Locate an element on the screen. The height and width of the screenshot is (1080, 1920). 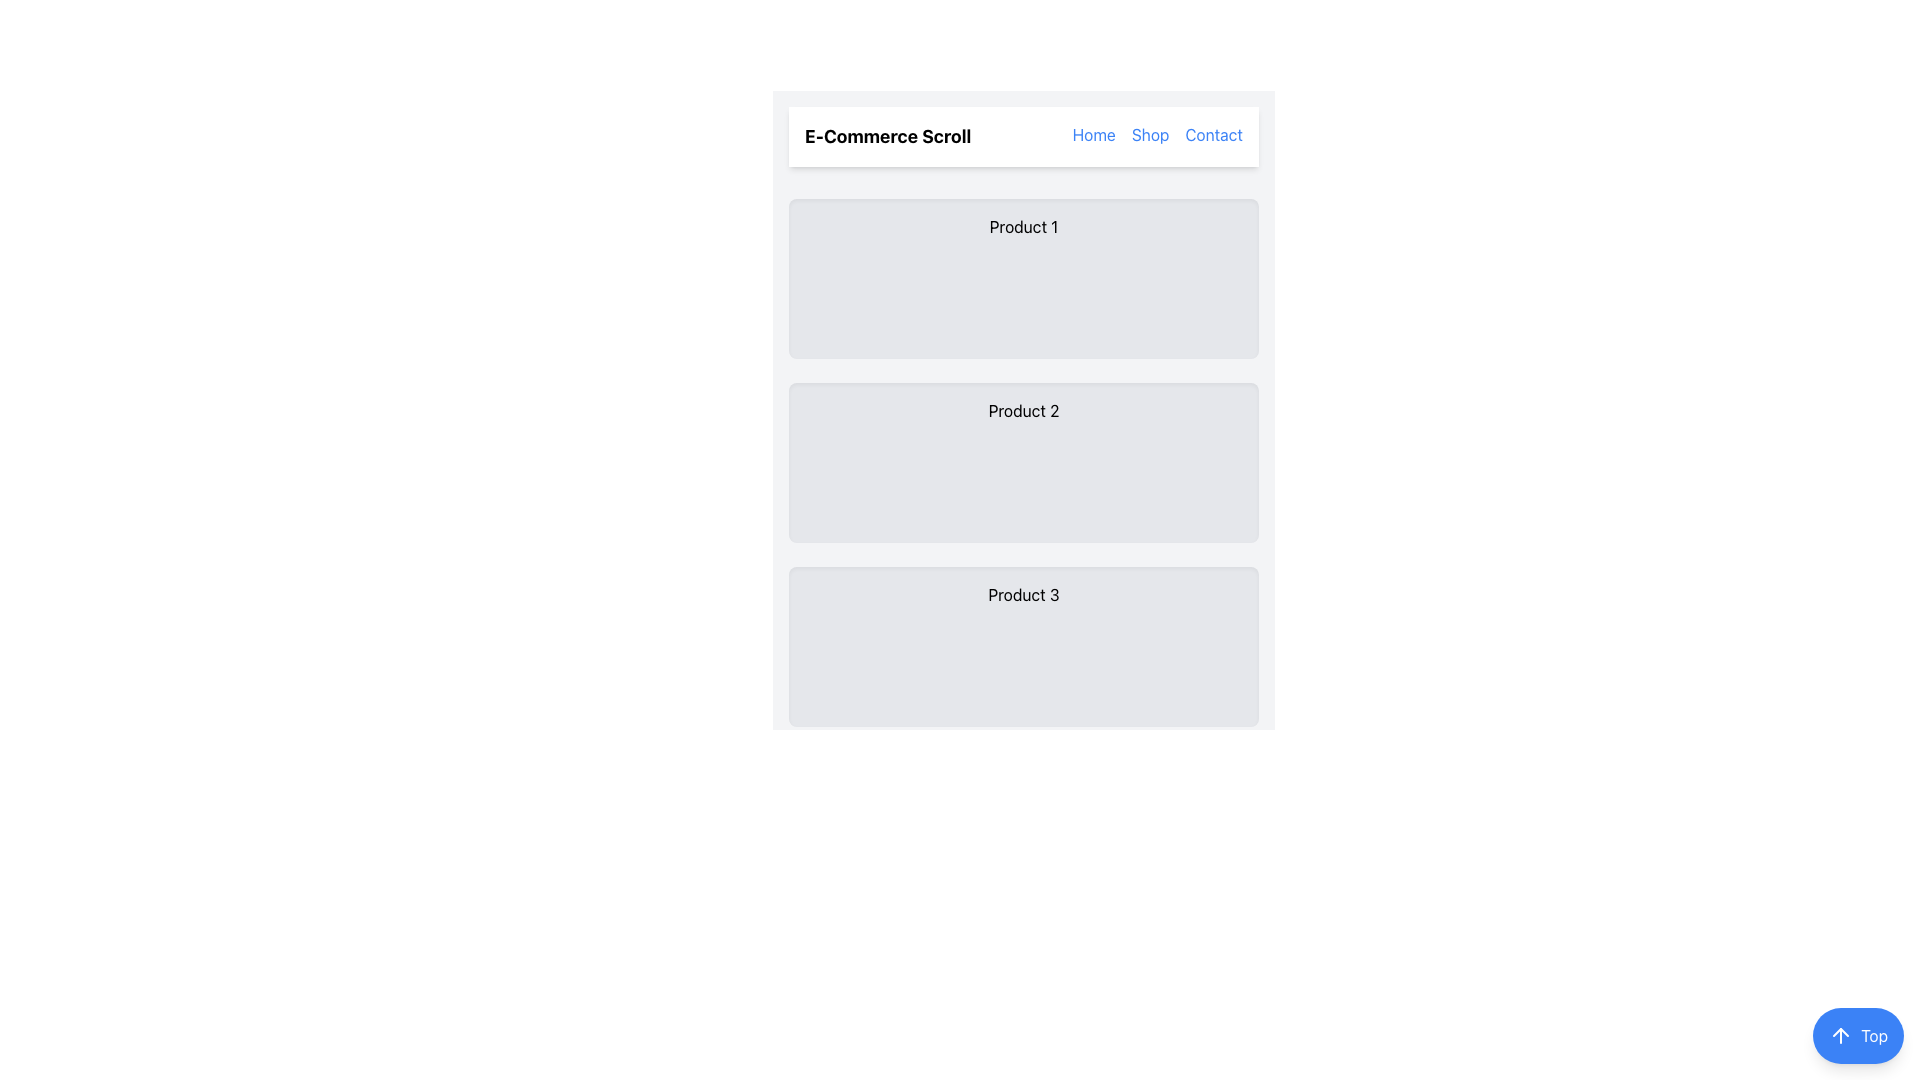
the blue-colored clickable text displaying 'Home' in the horizontal navigation bar is located at coordinates (1093, 135).